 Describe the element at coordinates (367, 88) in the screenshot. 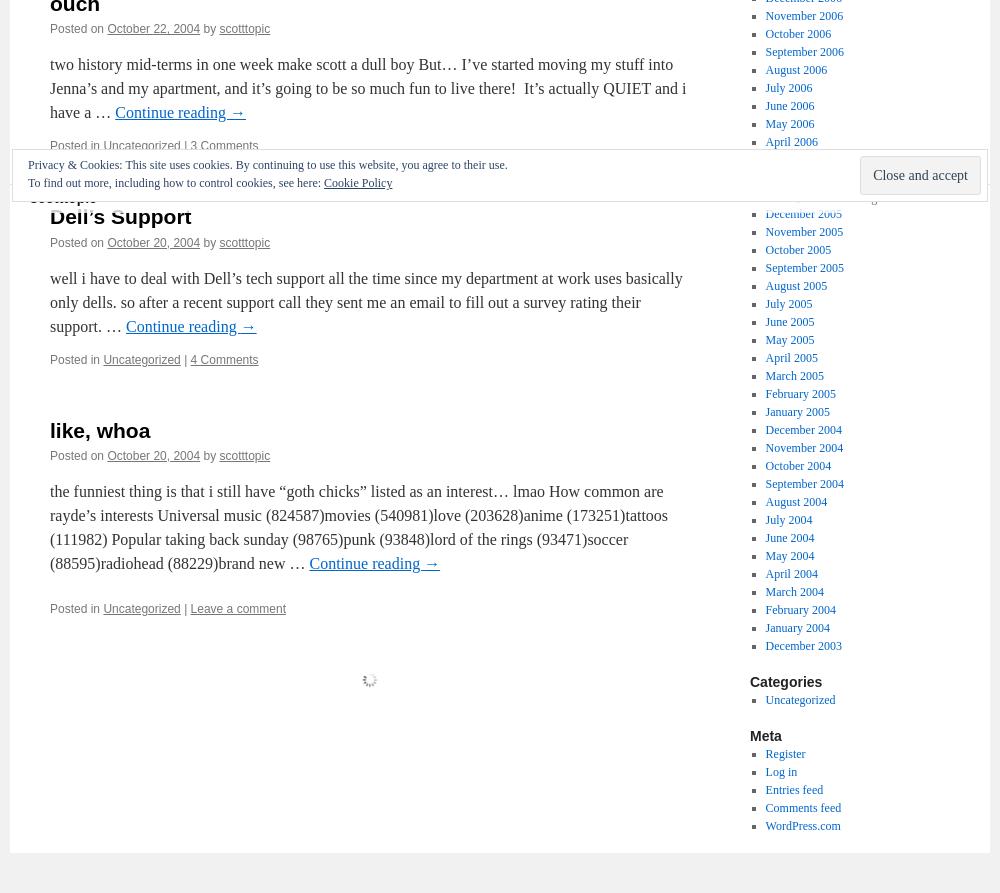

I see `'two history mid-terms in one week make scott a dull boy But… I’ve started moving my stuff into Jenna’s and my apartment, and it’s going to be so much fun to live there!  It’s actually QUIET and i have a …'` at that location.